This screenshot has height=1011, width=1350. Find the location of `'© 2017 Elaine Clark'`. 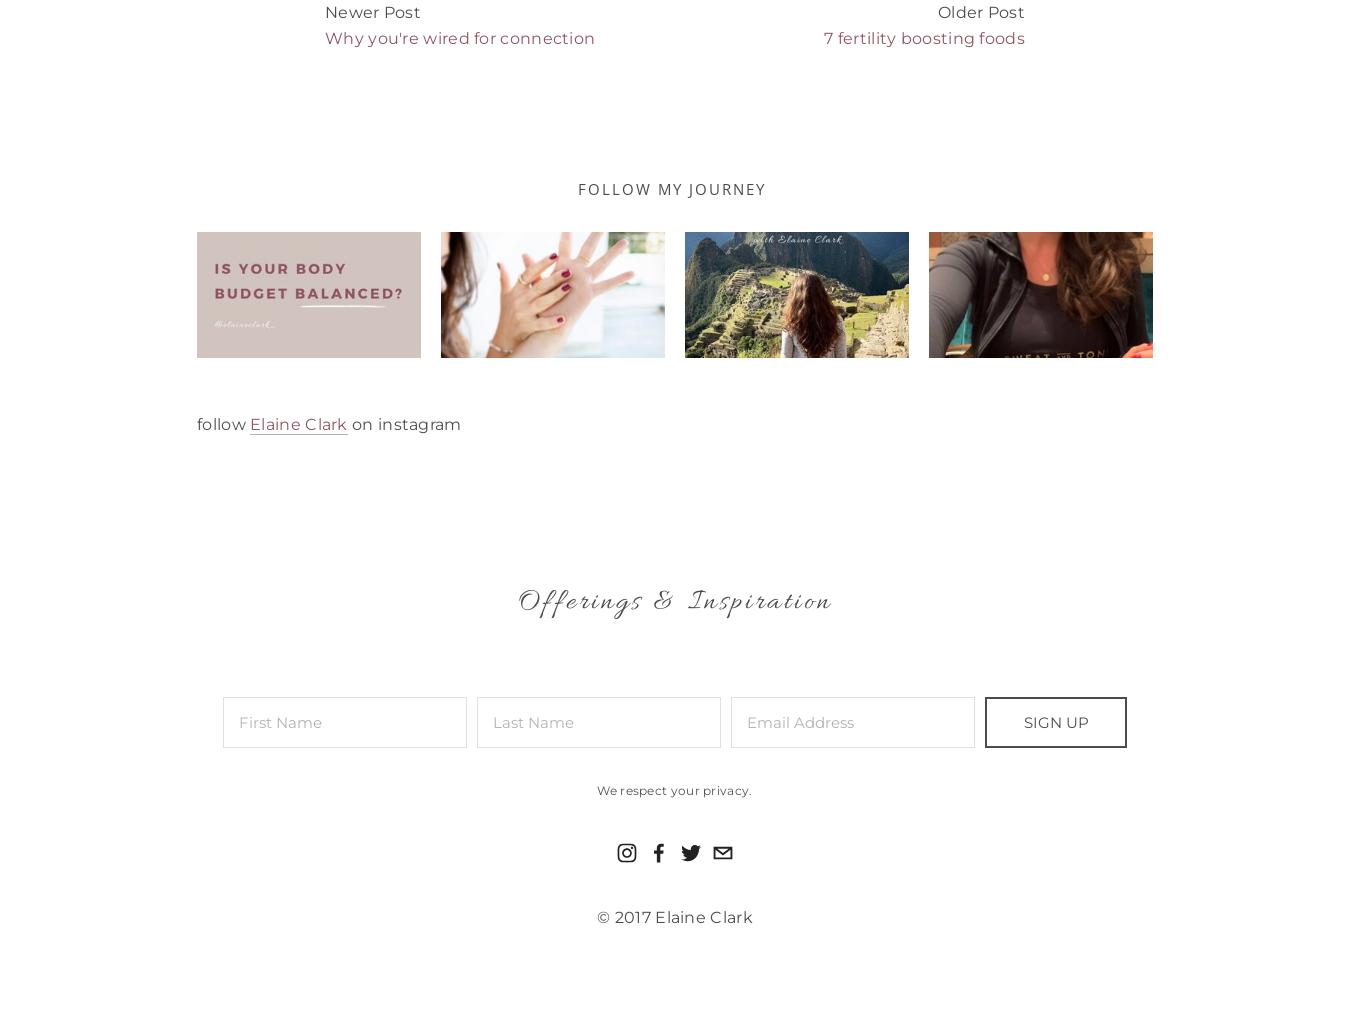

'© 2017 Elaine Clark' is located at coordinates (674, 916).